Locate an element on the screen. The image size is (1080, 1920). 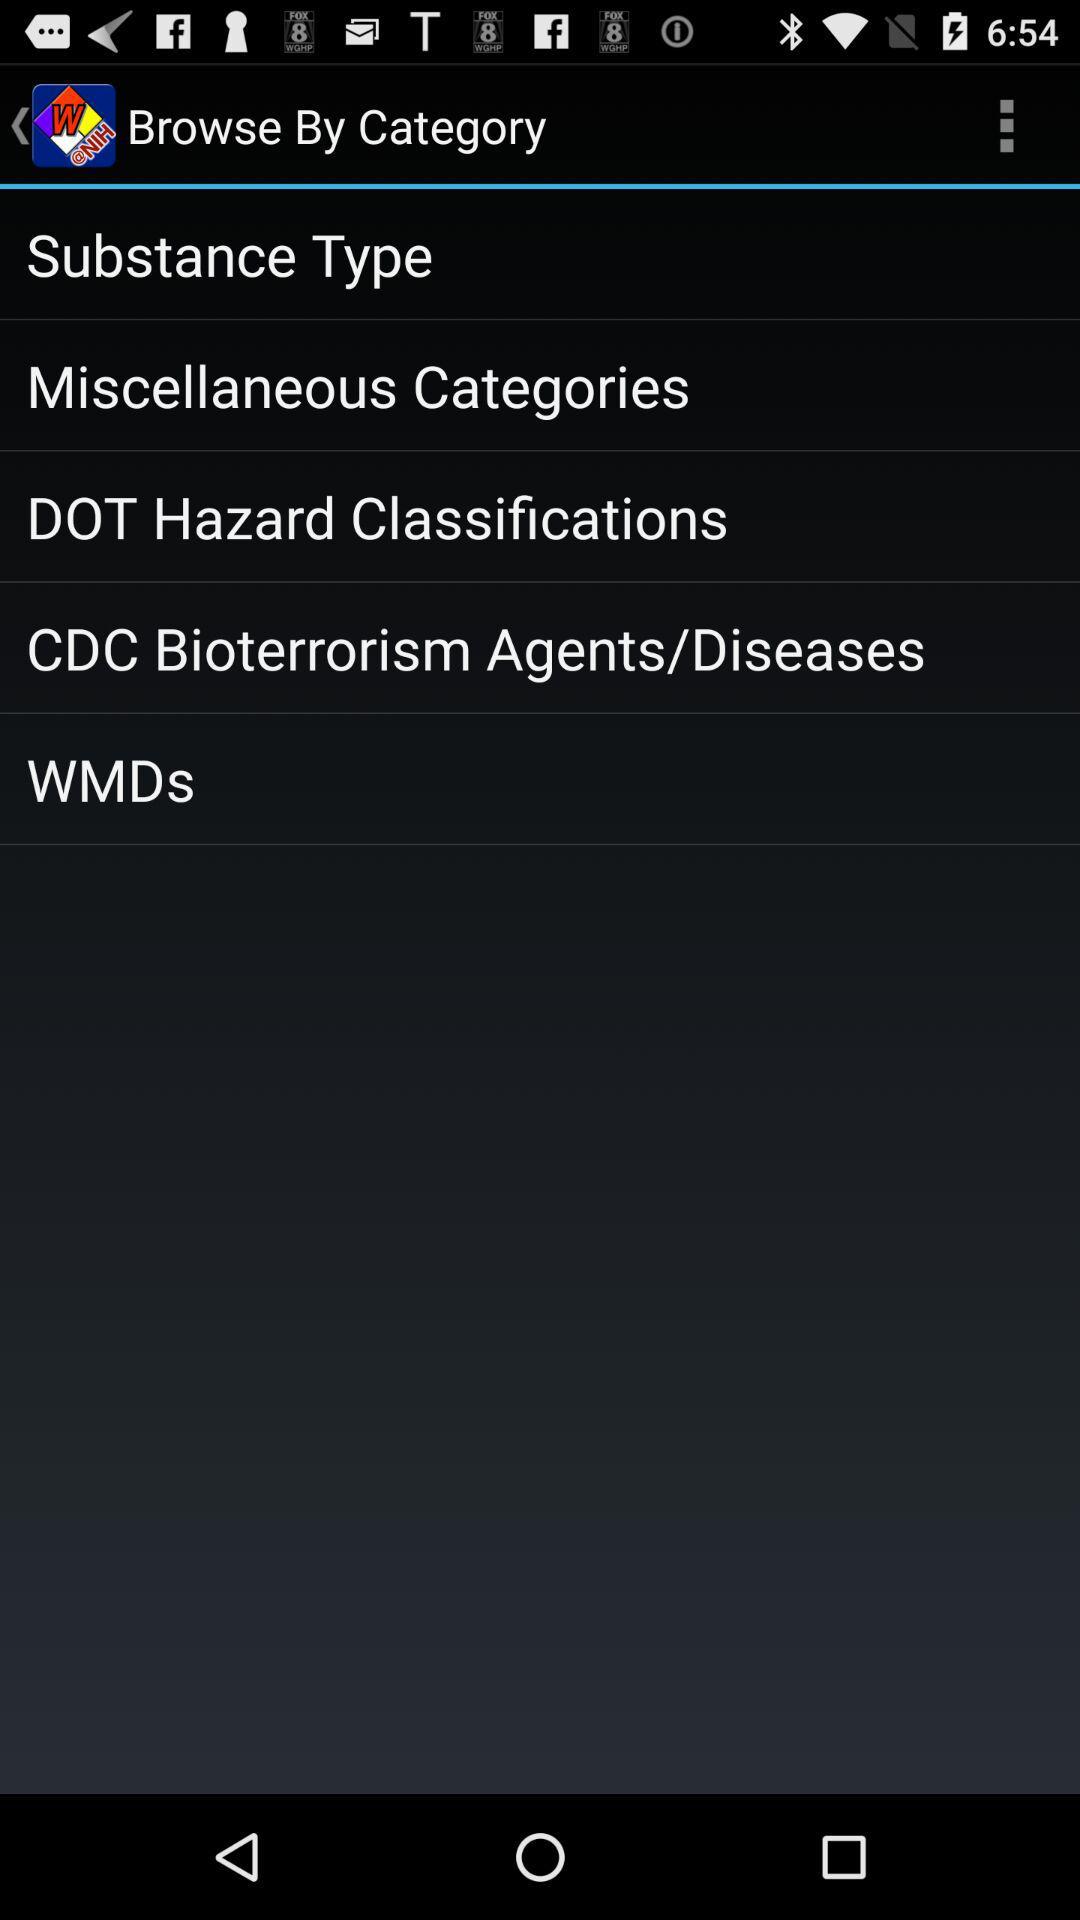
substance type app is located at coordinates (540, 252).